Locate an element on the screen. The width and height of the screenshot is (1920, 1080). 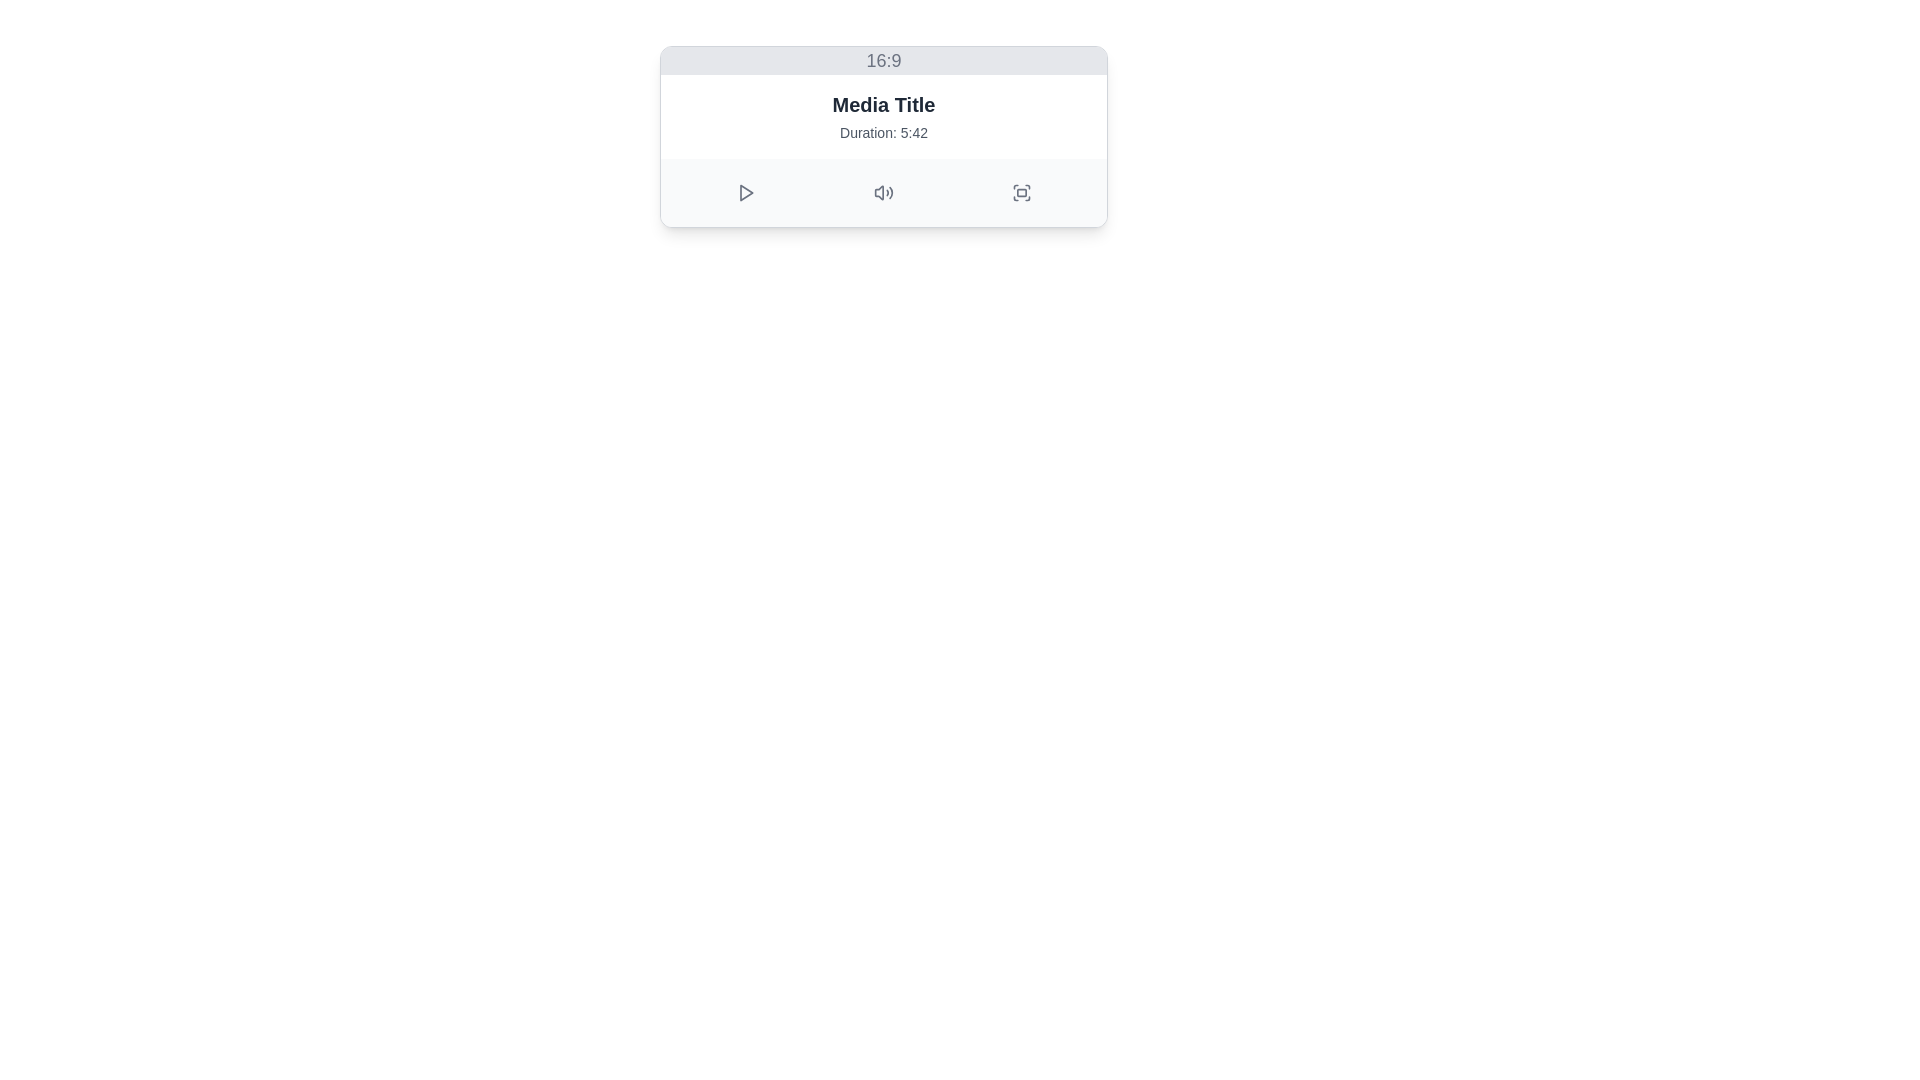
the text label displaying '16:9' in gray font located at the top center of the media-related card component is located at coordinates (882, 60).